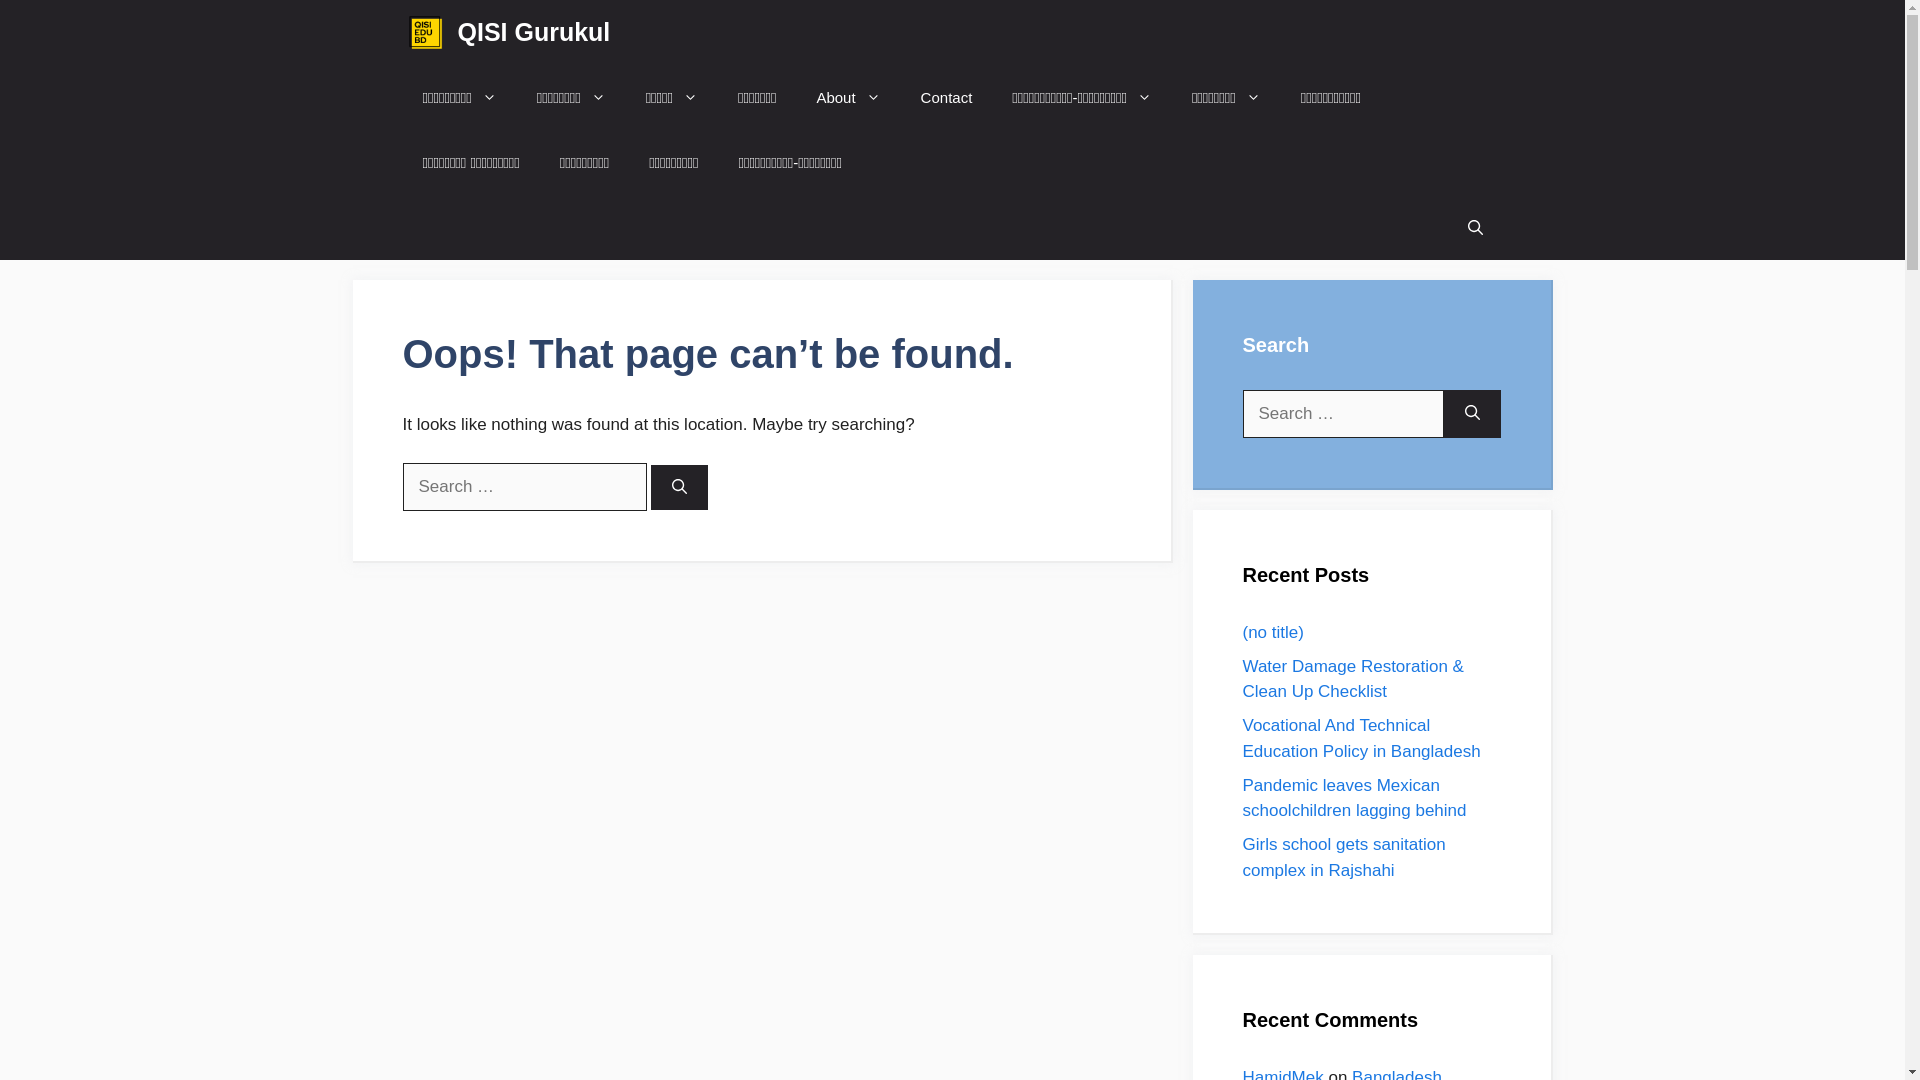 The image size is (1920, 1080). I want to click on 'QISI Gurukul', so click(423, 32).